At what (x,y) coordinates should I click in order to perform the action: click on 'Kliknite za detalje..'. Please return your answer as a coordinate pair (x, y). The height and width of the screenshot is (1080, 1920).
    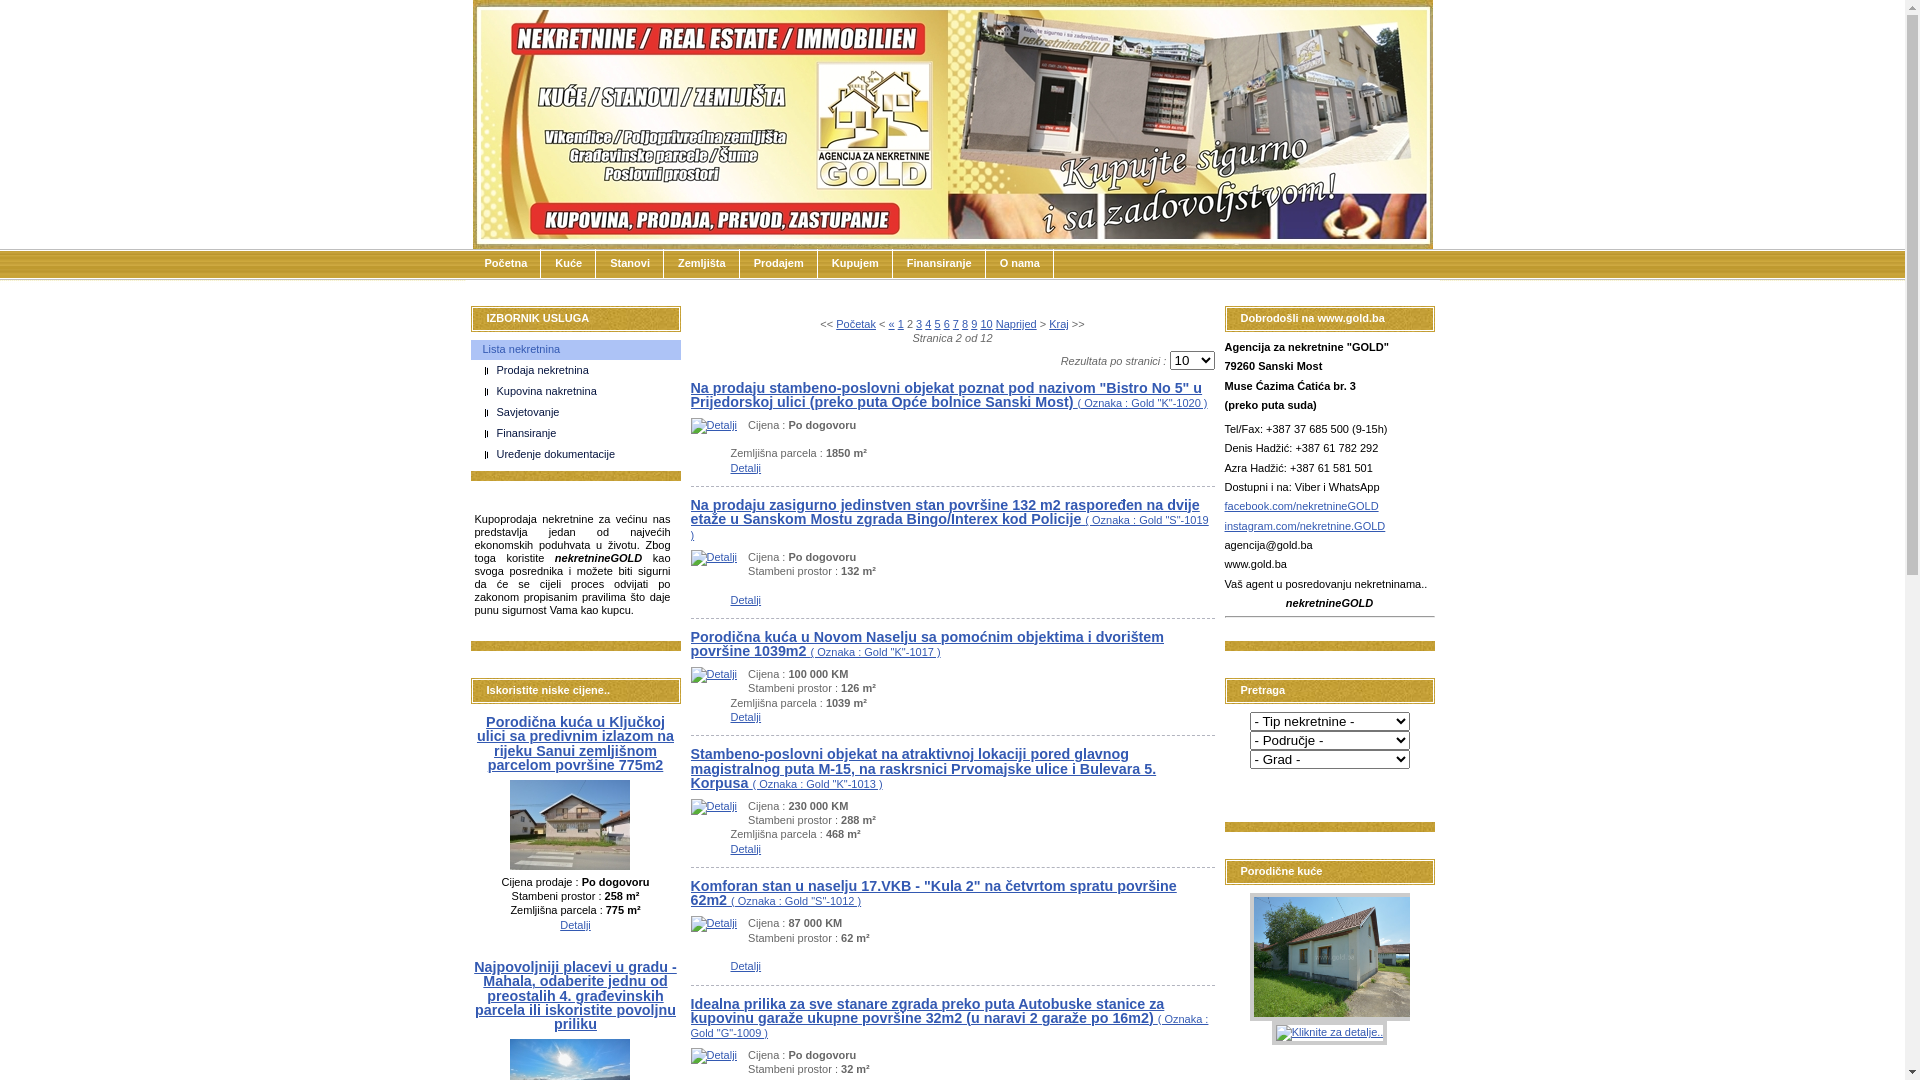
    Looking at the image, I should click on (1248, 955).